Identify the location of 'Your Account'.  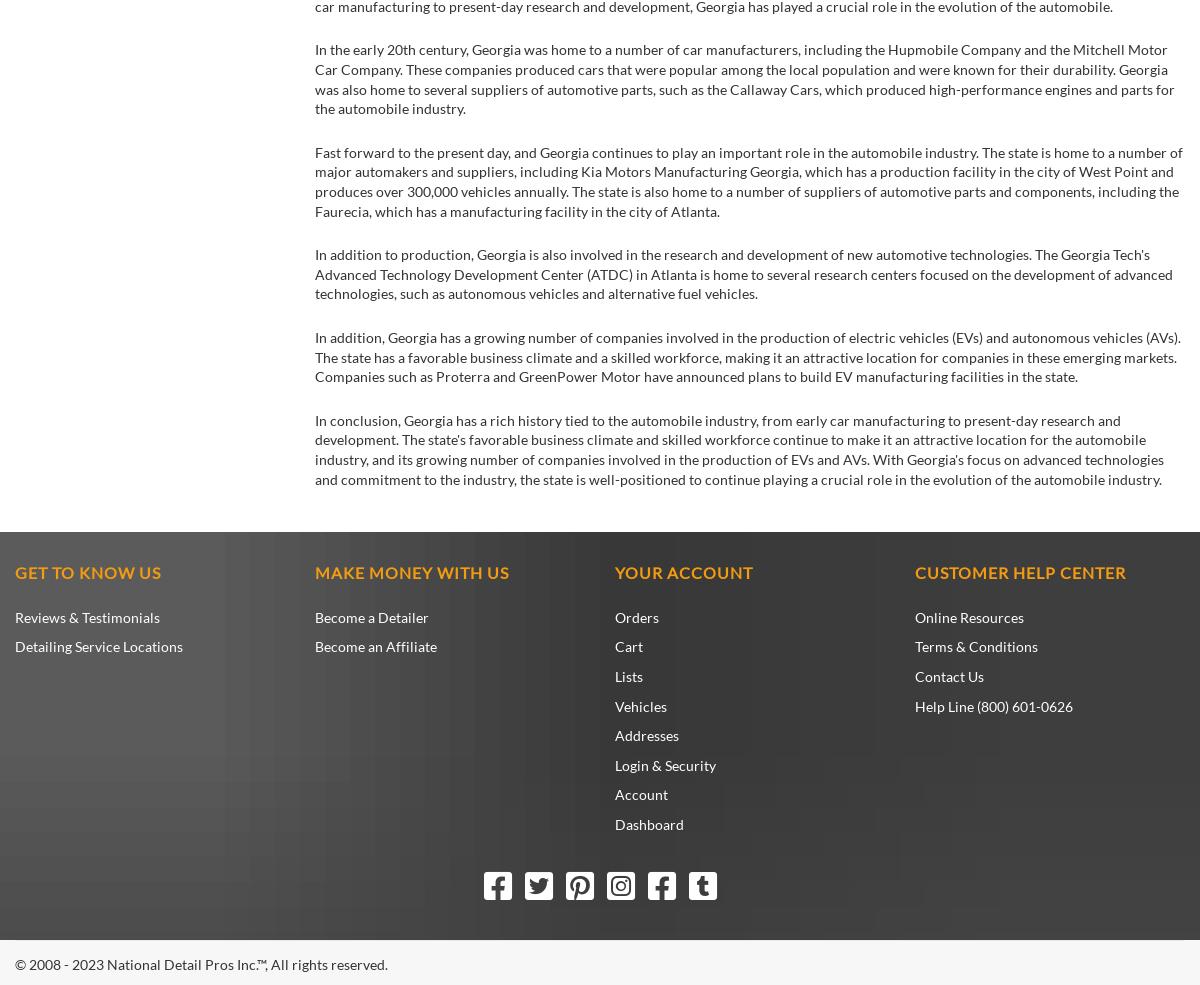
(615, 572).